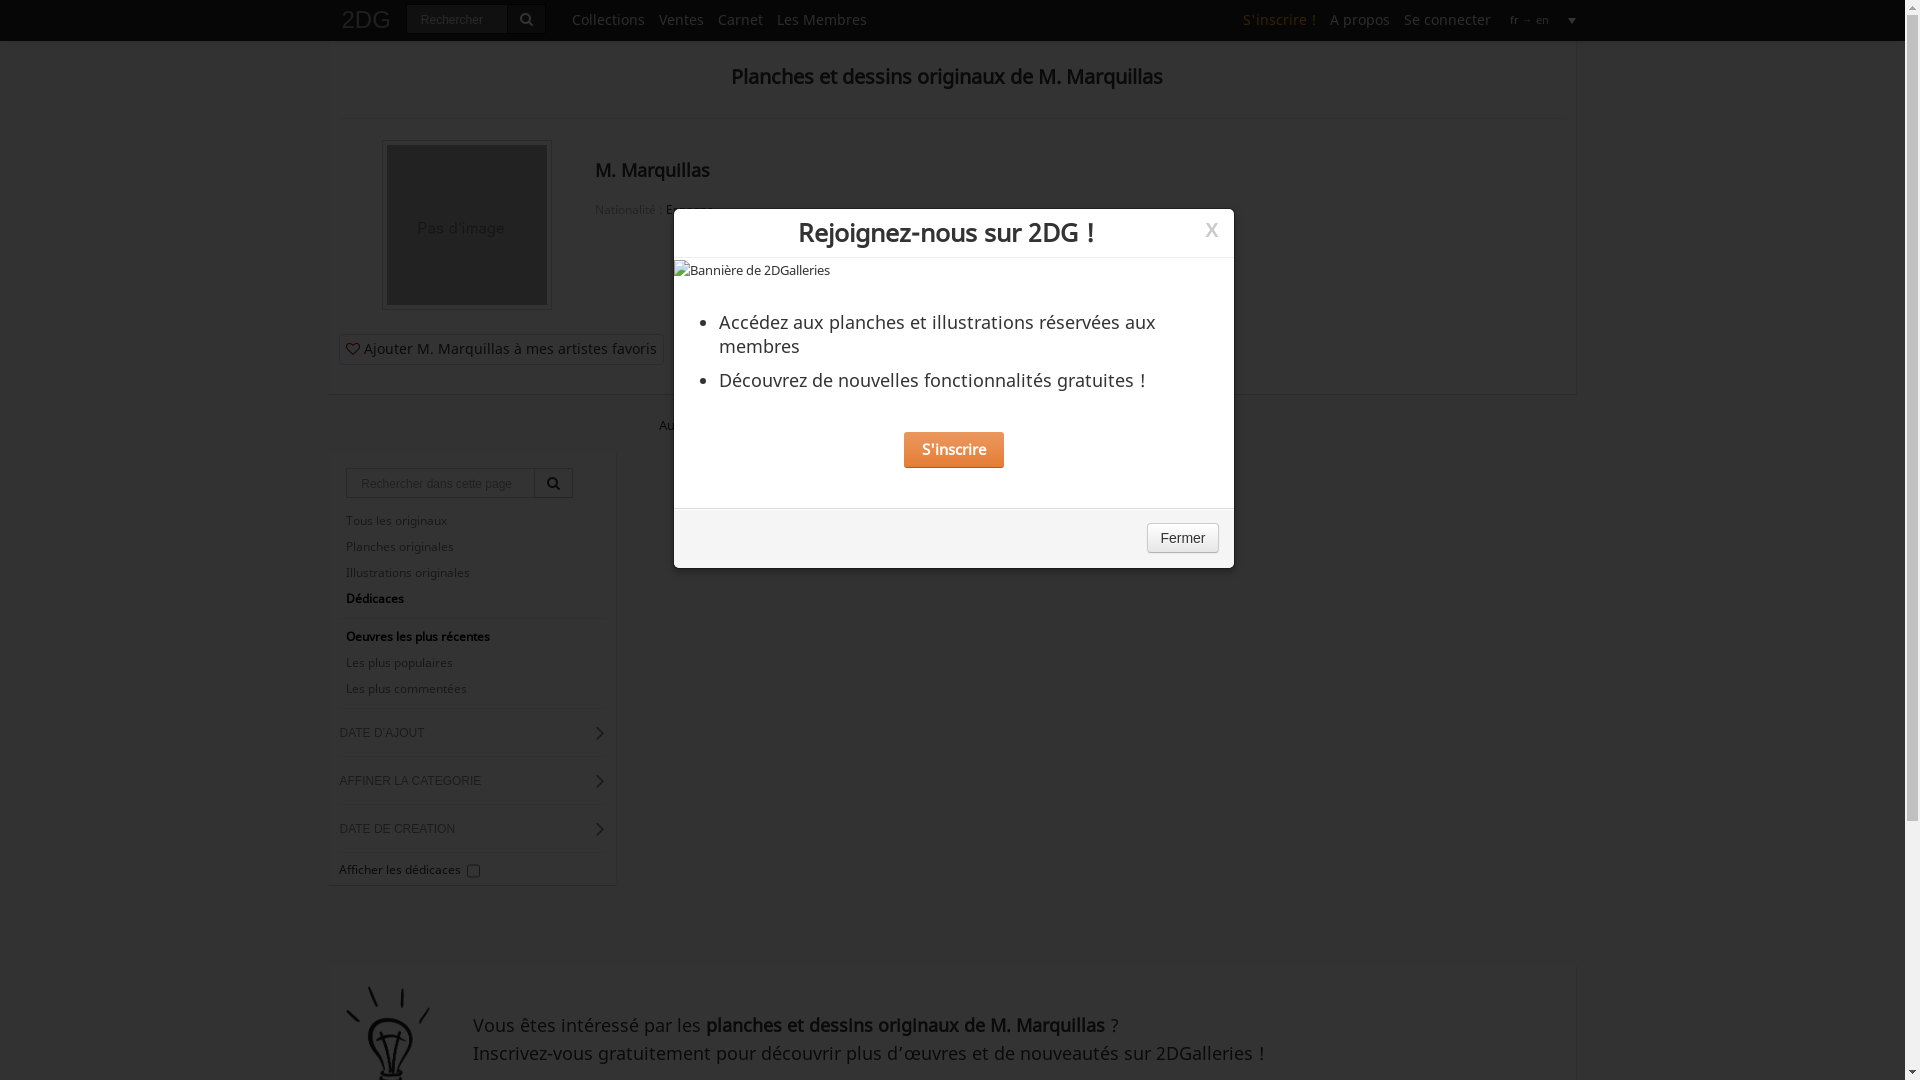 The width and height of the screenshot is (1920, 1080). I want to click on 'photo_placeholder', so click(465, 224).